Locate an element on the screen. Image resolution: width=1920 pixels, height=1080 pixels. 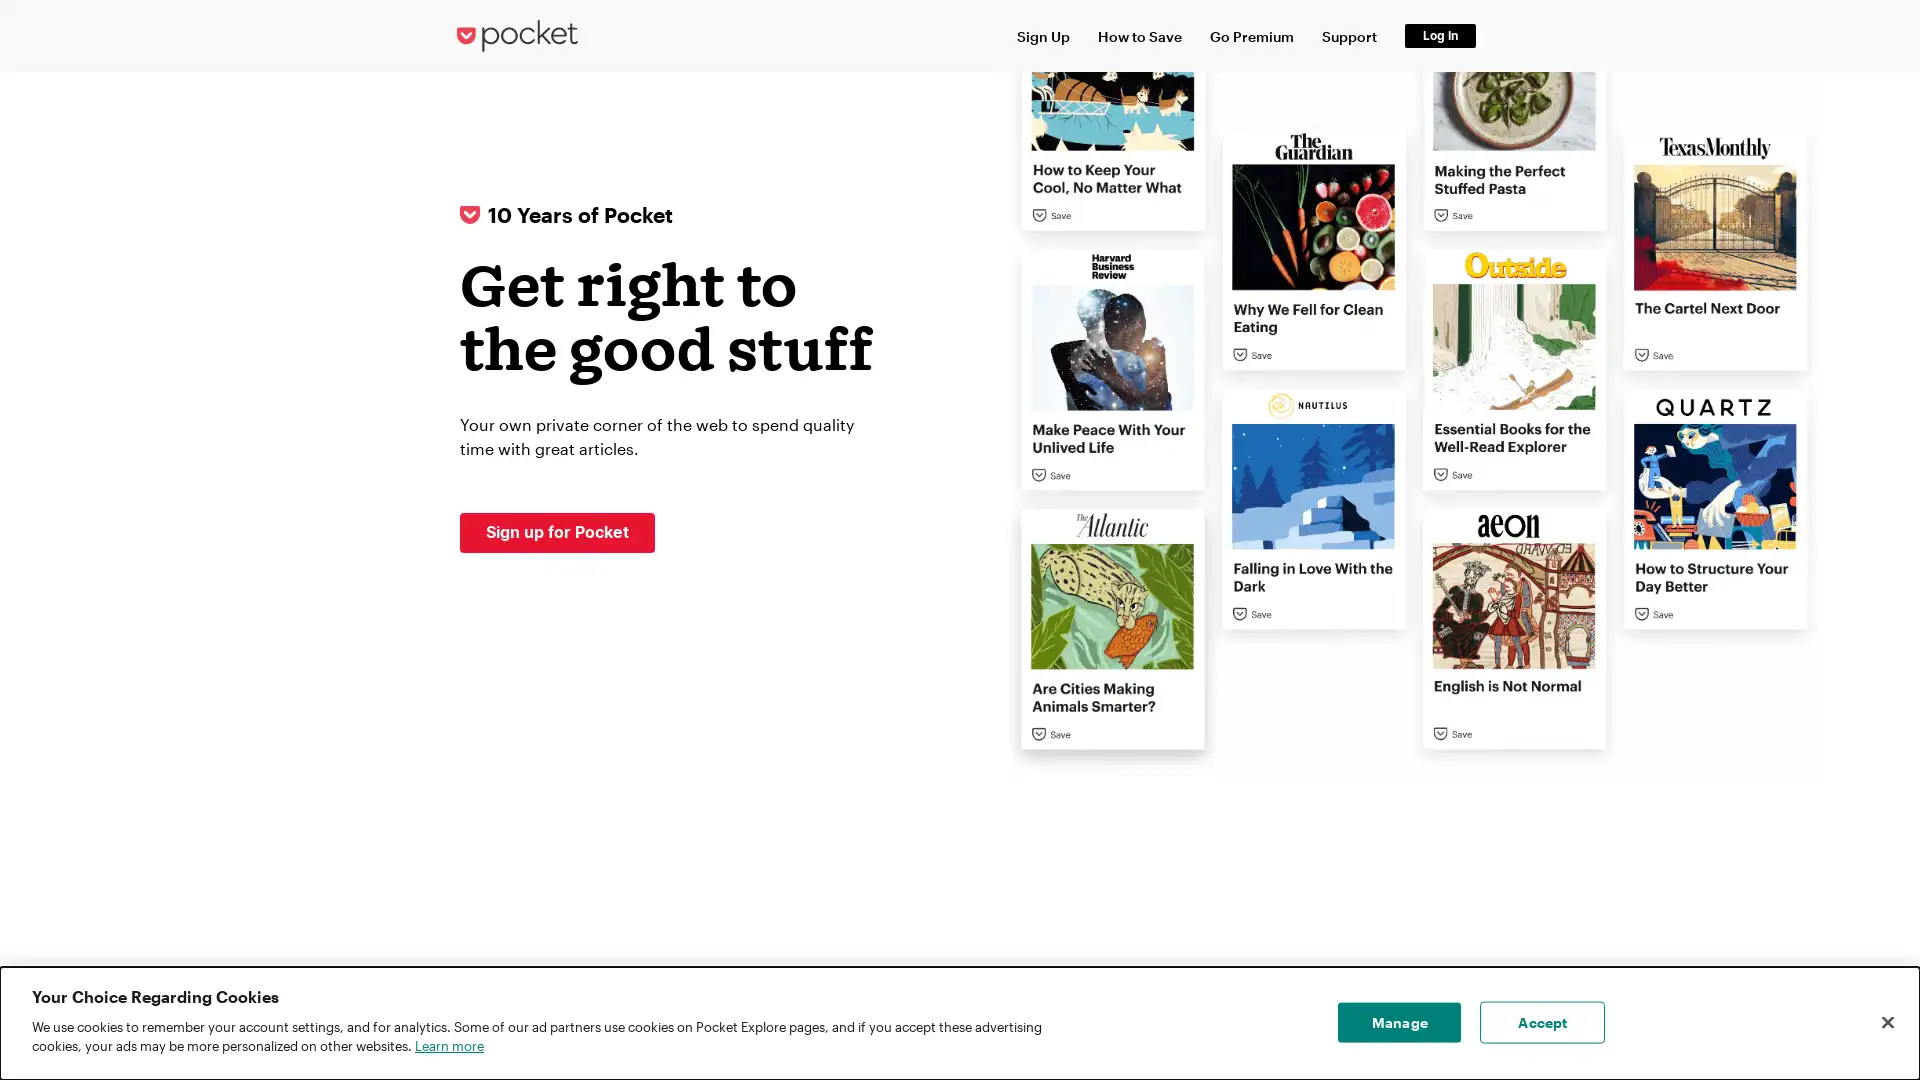
Accept is located at coordinates (1541, 1022).